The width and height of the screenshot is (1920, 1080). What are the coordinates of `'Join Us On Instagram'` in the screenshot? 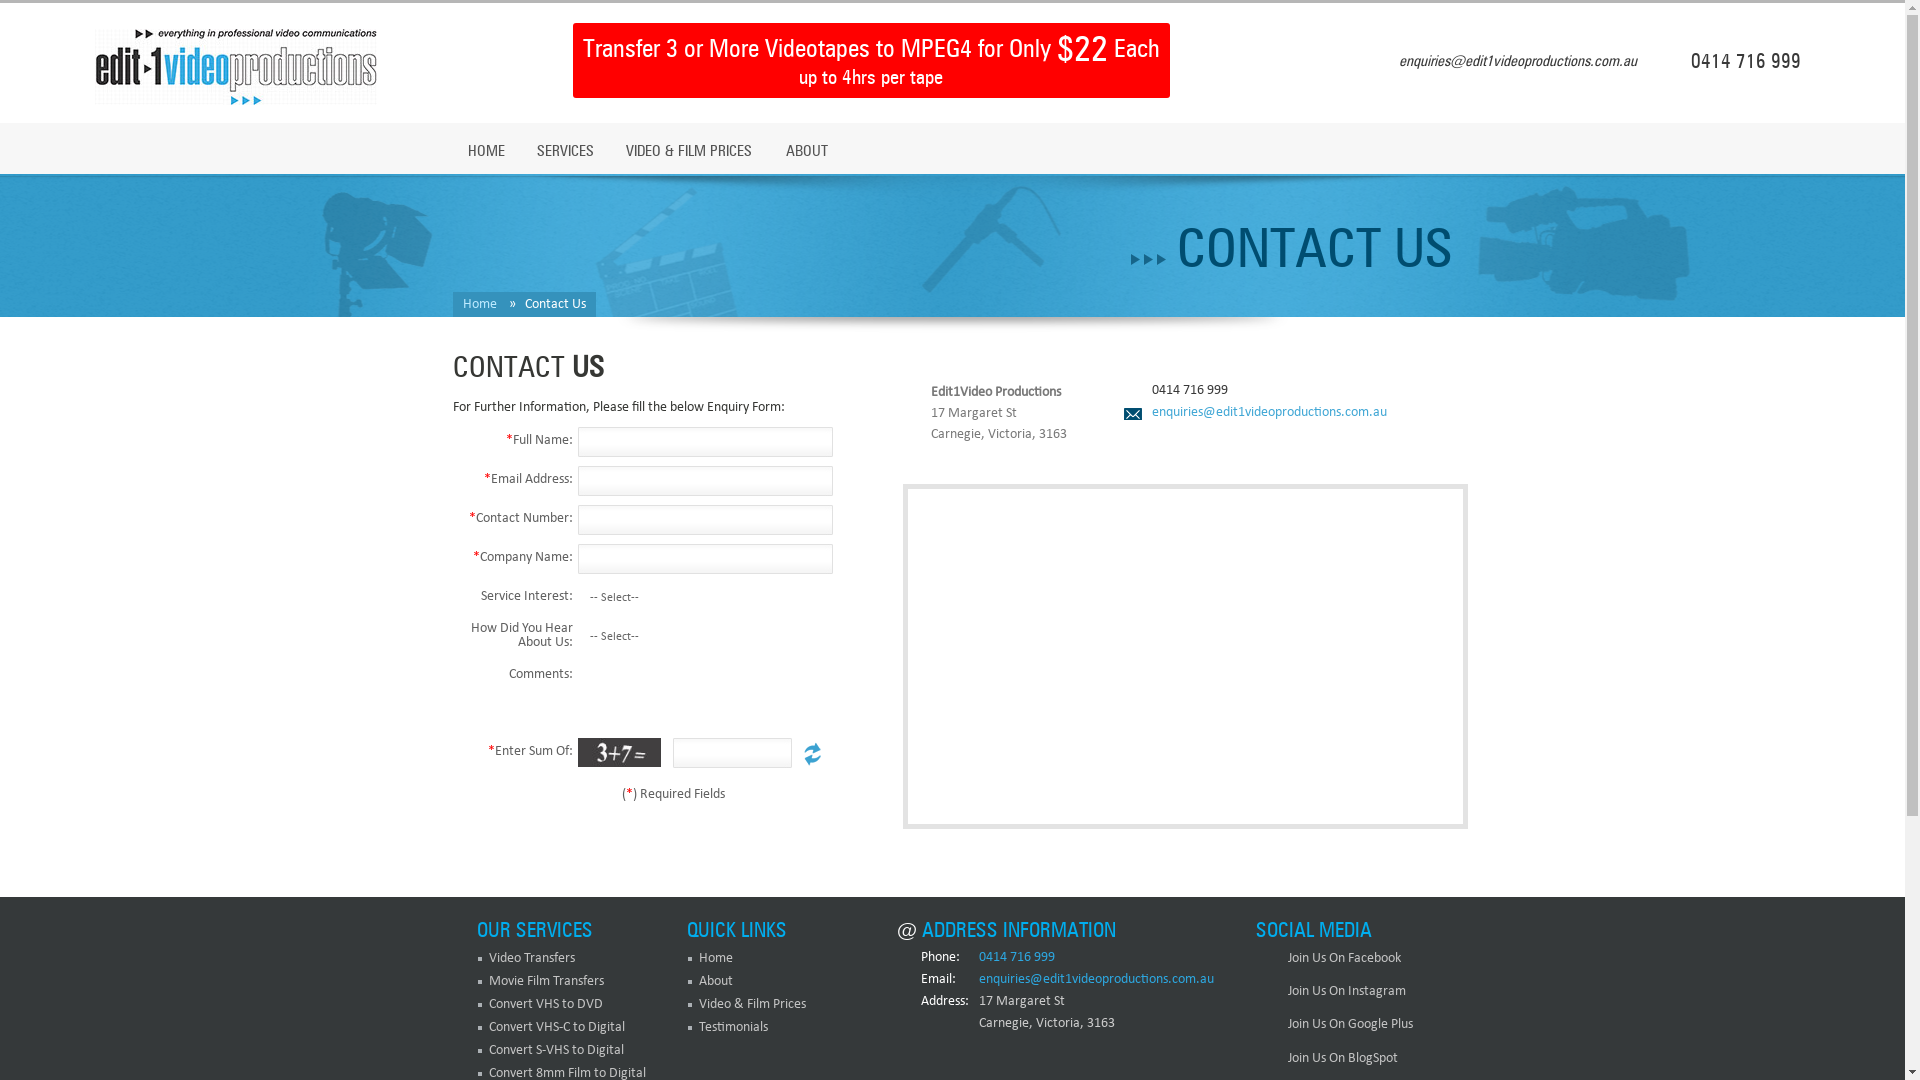 It's located at (1330, 994).